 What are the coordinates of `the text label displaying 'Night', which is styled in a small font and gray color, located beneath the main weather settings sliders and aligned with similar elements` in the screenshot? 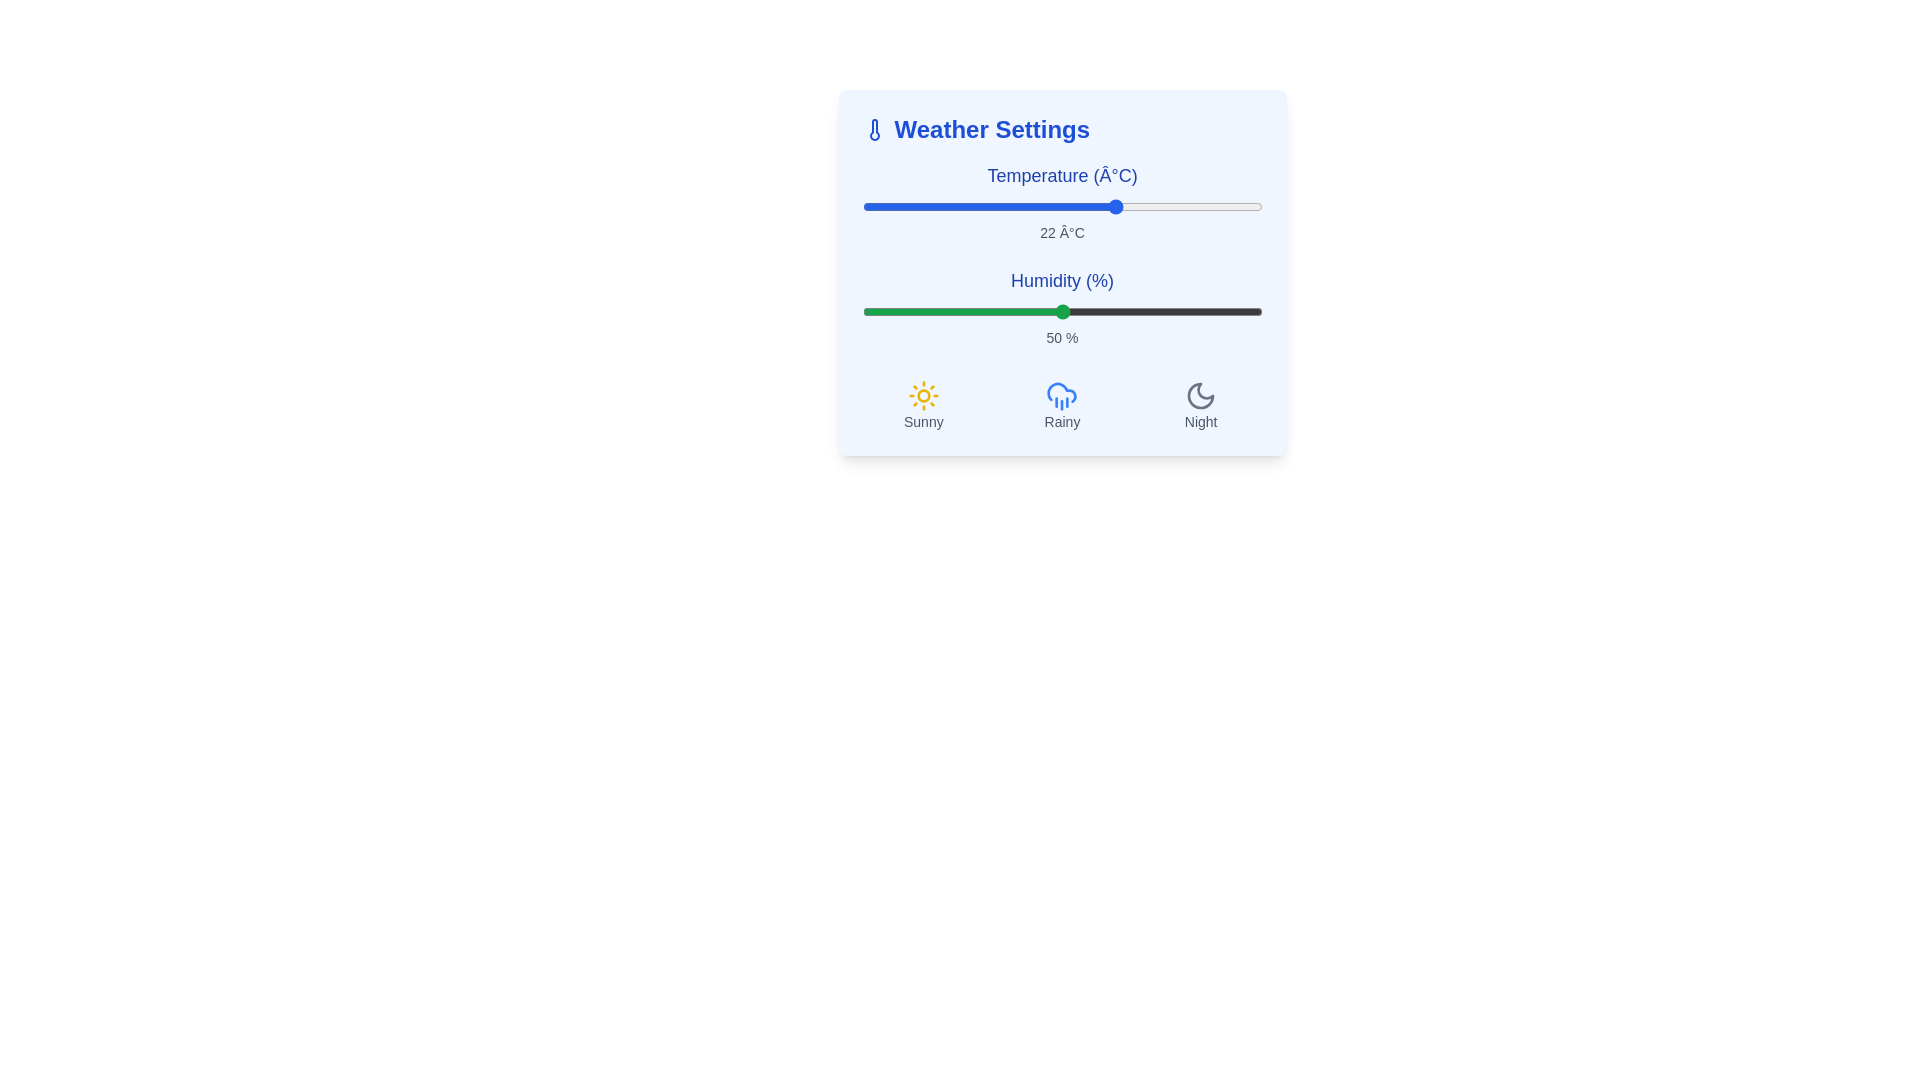 It's located at (1200, 420).